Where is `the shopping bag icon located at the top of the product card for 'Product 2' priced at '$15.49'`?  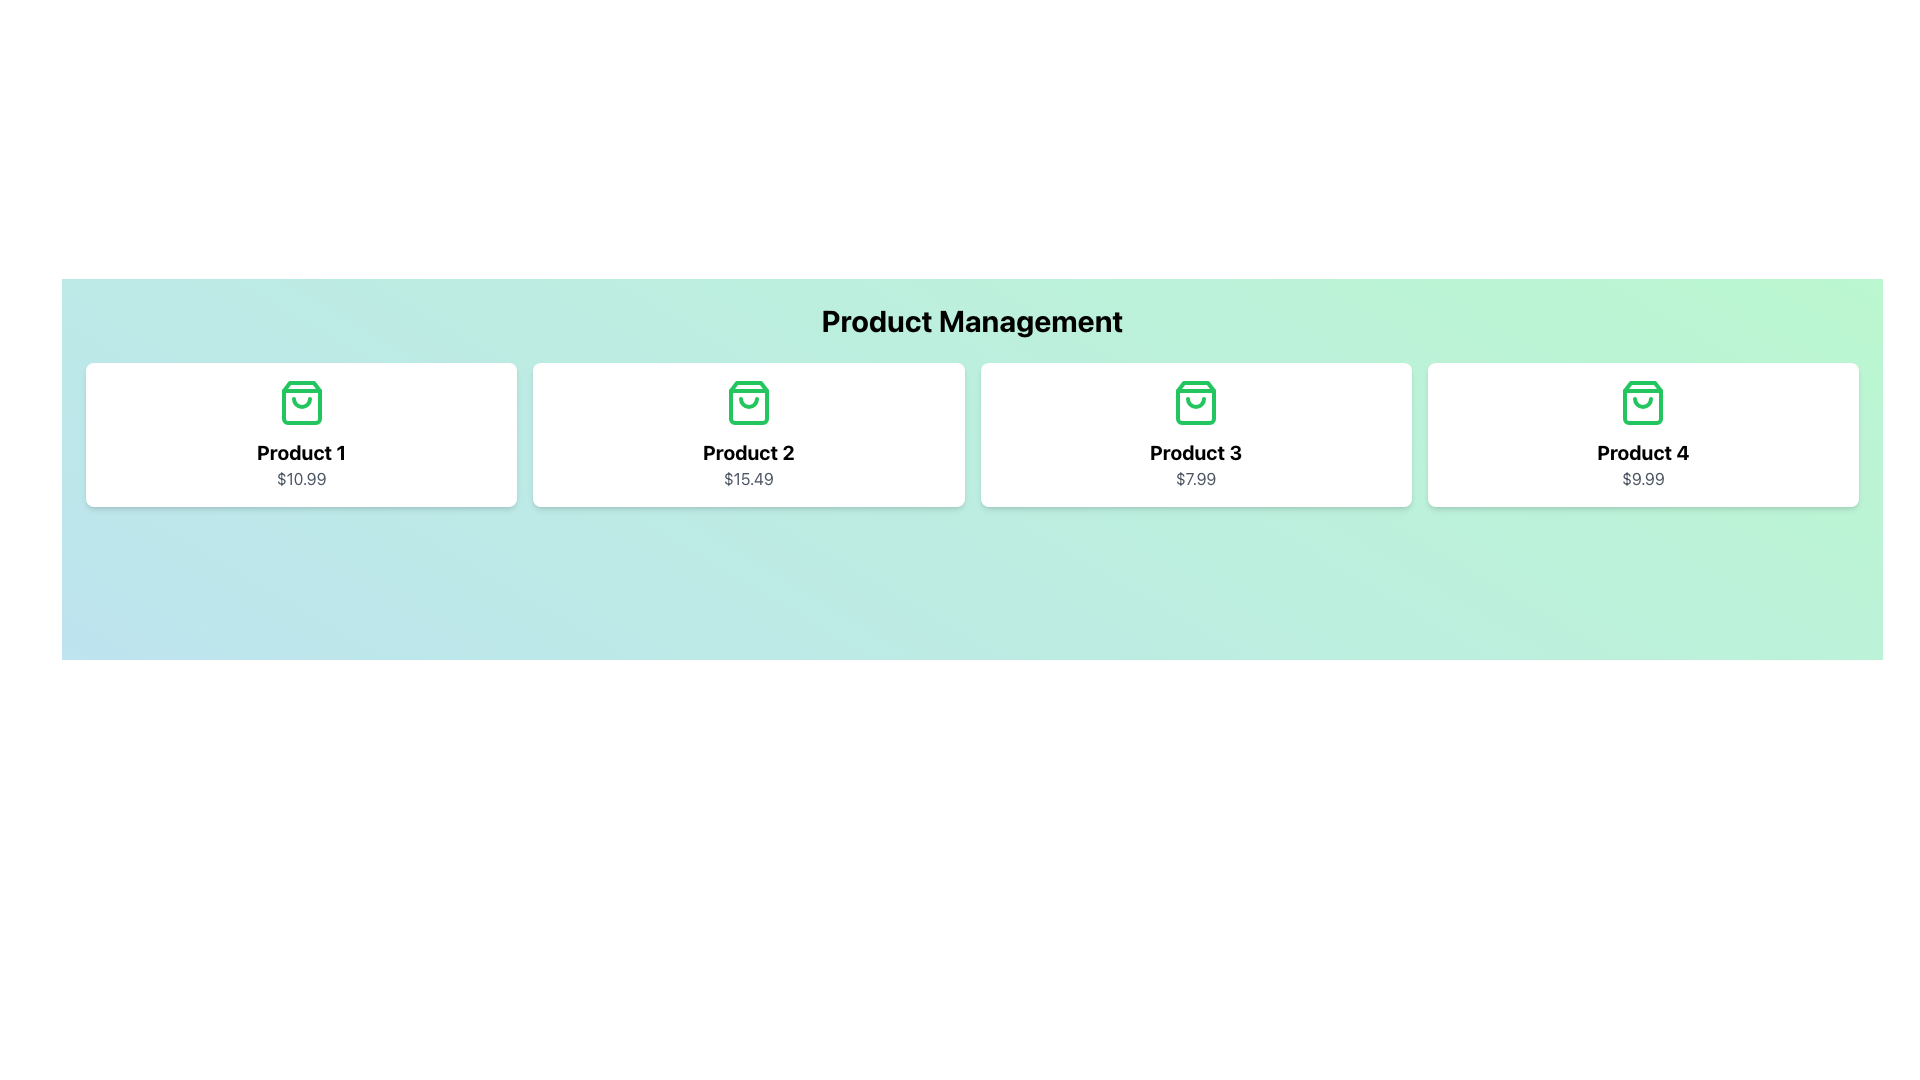
the shopping bag icon located at the top of the product card for 'Product 2' priced at '$15.49' is located at coordinates (747, 402).